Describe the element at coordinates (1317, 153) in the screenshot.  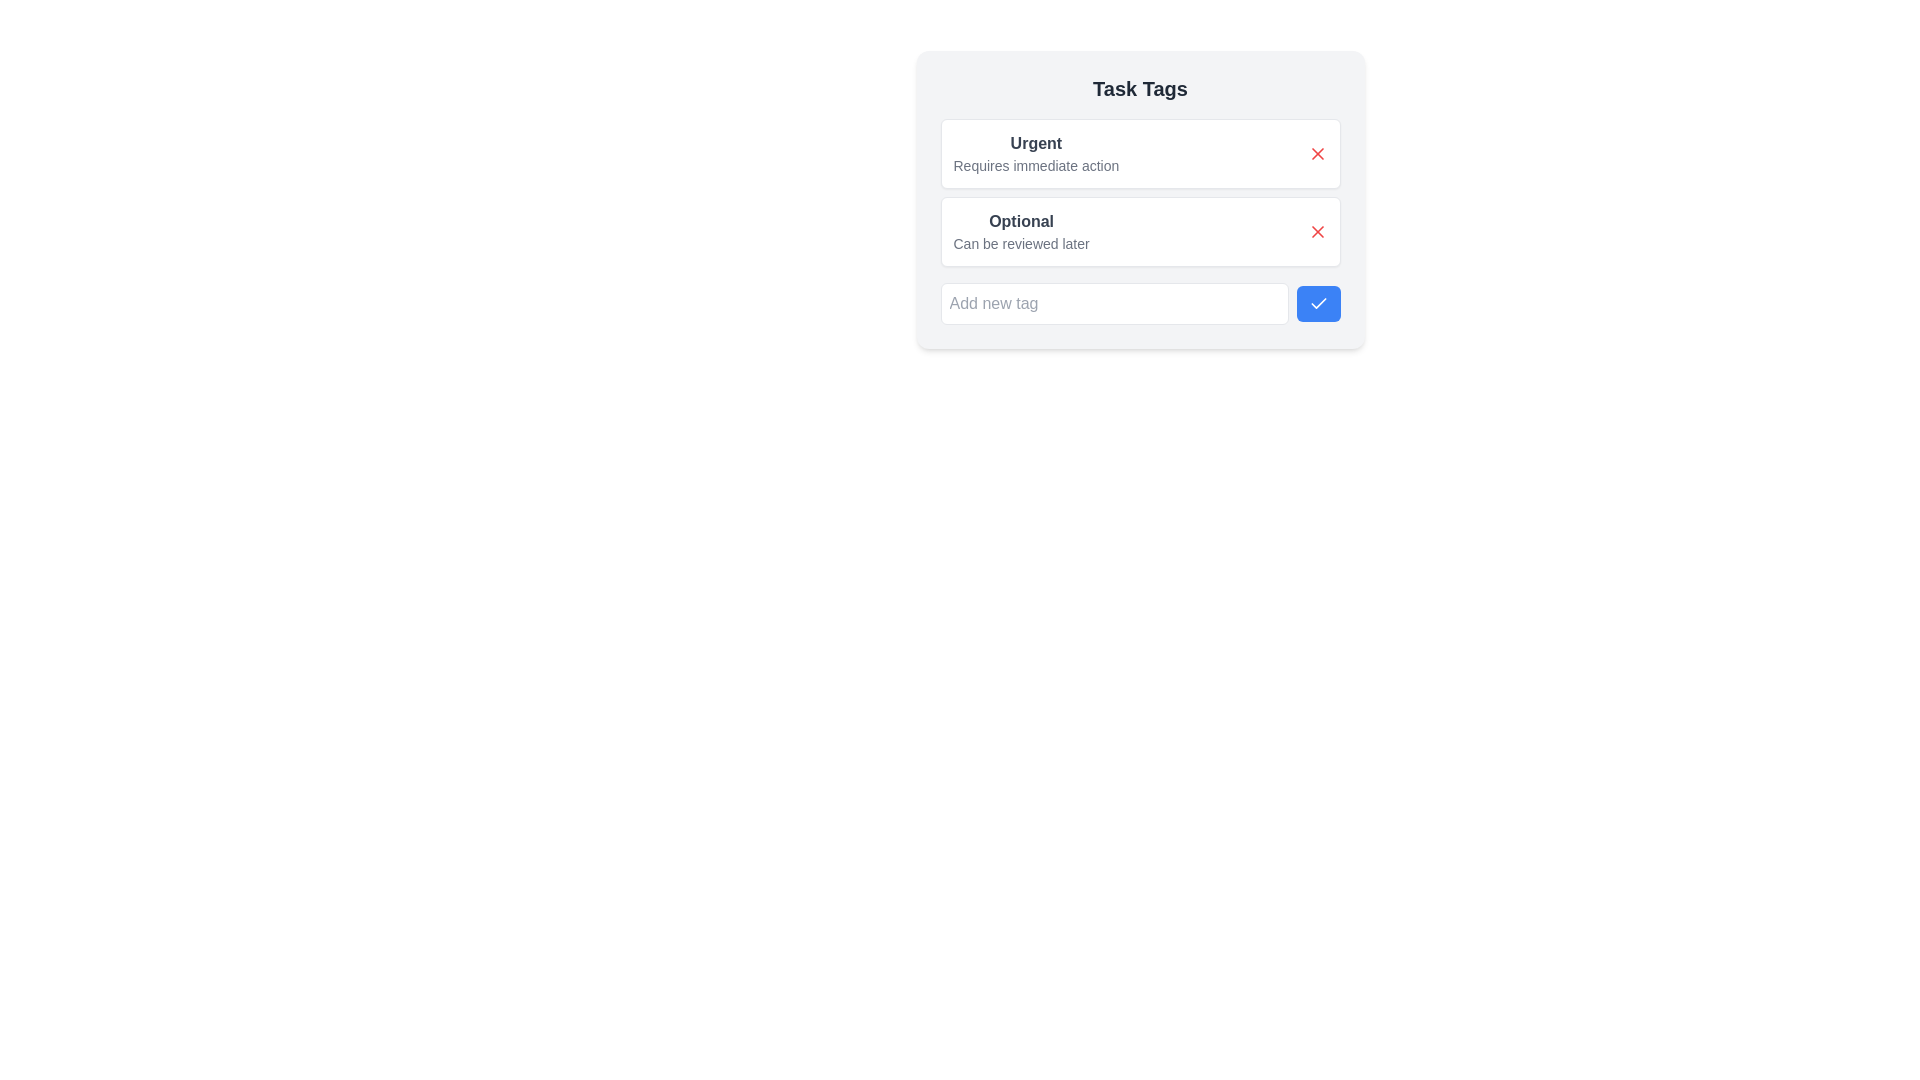
I see `the close button represented by an 'X' icon` at that location.